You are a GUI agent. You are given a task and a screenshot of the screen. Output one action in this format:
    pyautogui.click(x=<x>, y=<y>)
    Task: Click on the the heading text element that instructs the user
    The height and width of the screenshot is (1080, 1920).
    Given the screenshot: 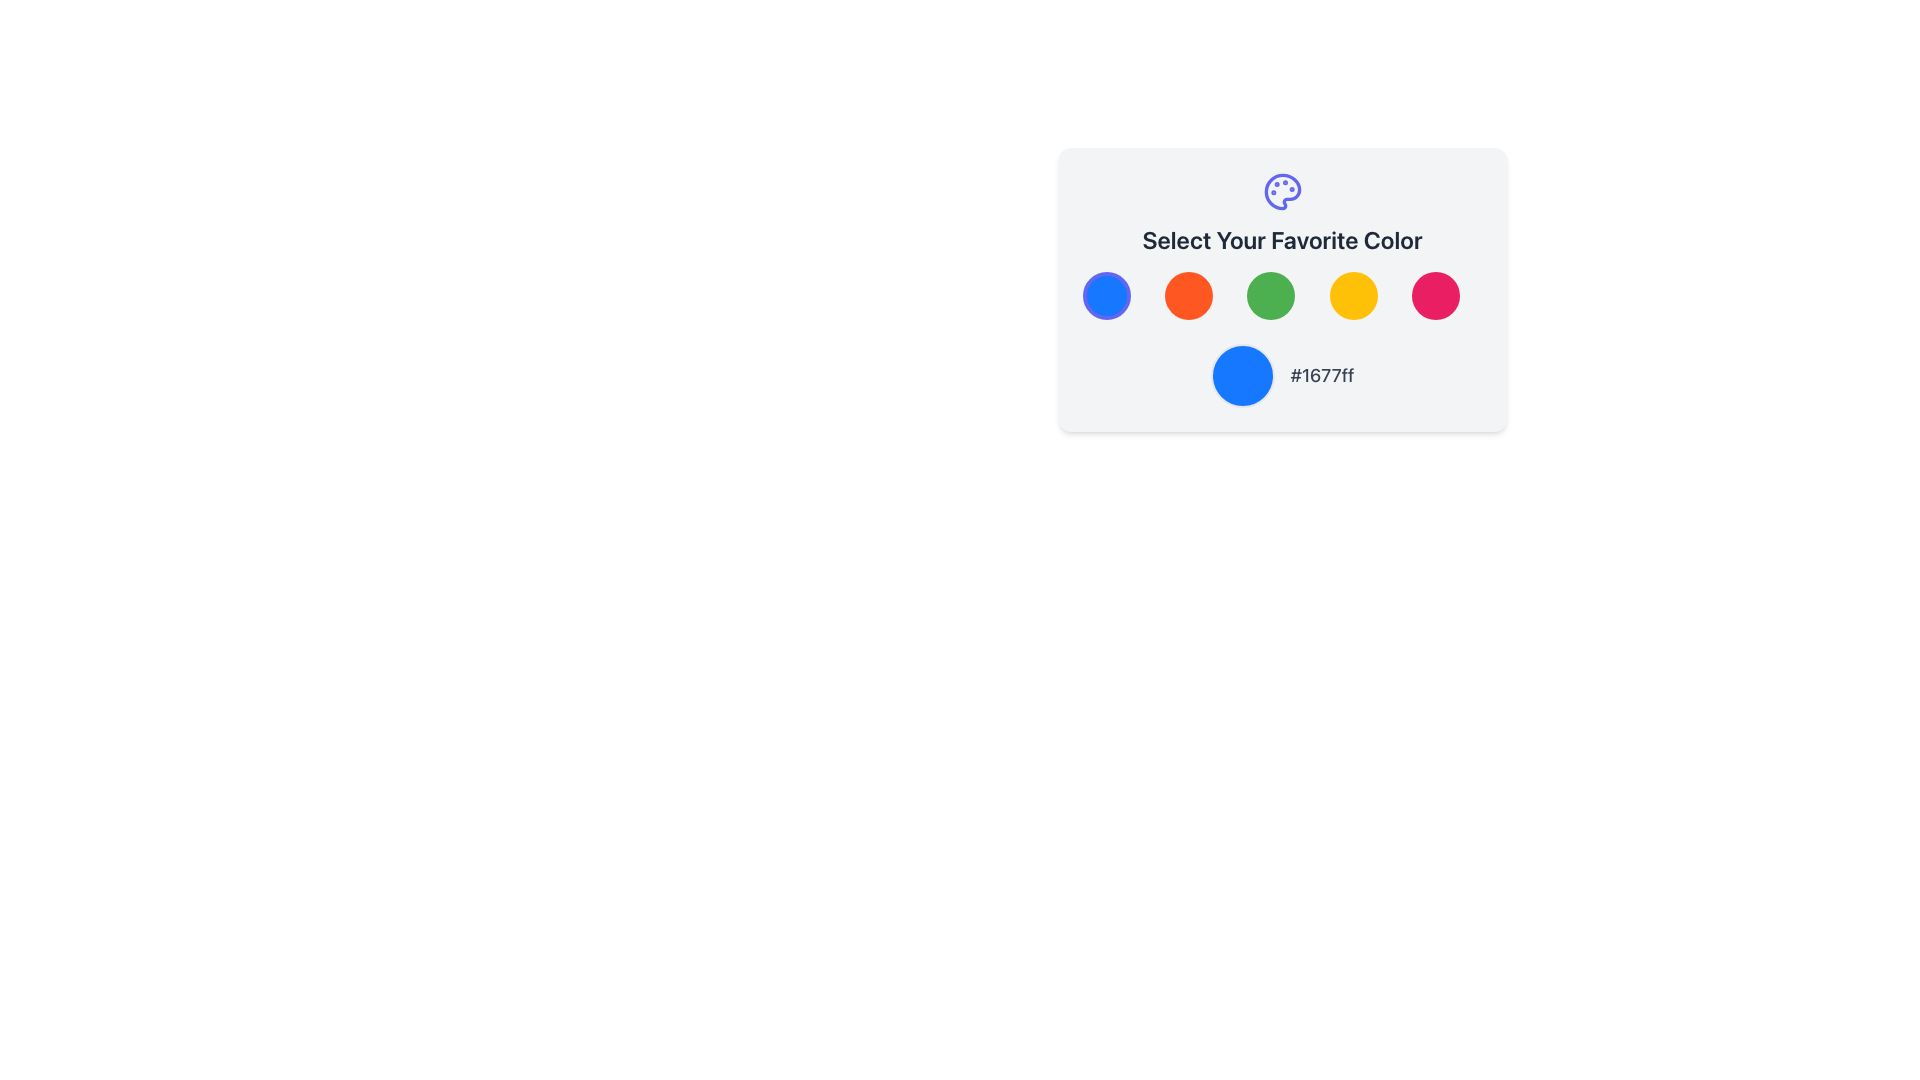 What is the action you would take?
    pyautogui.click(x=1282, y=238)
    